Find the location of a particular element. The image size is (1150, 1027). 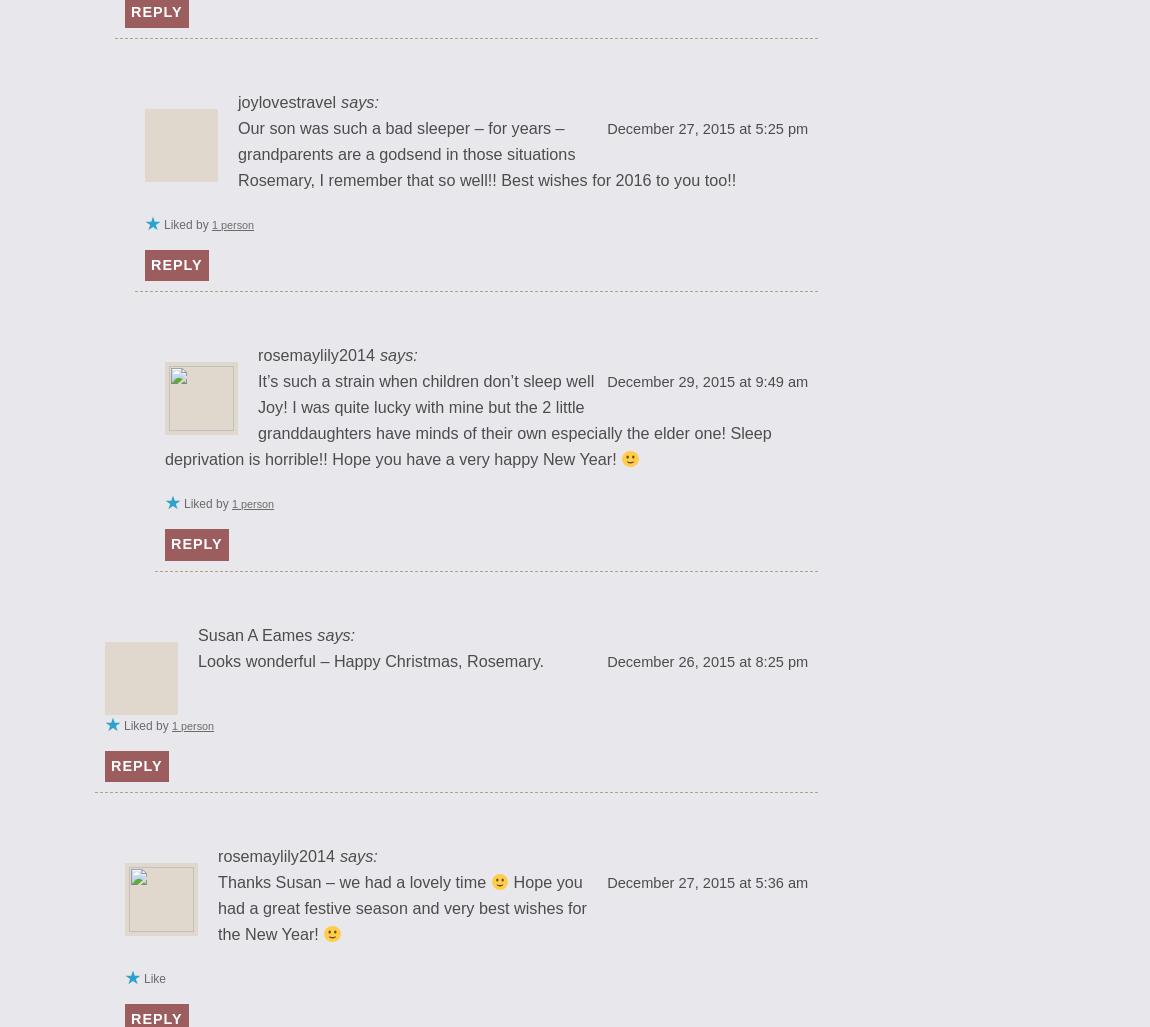

'Like' is located at coordinates (142, 978).